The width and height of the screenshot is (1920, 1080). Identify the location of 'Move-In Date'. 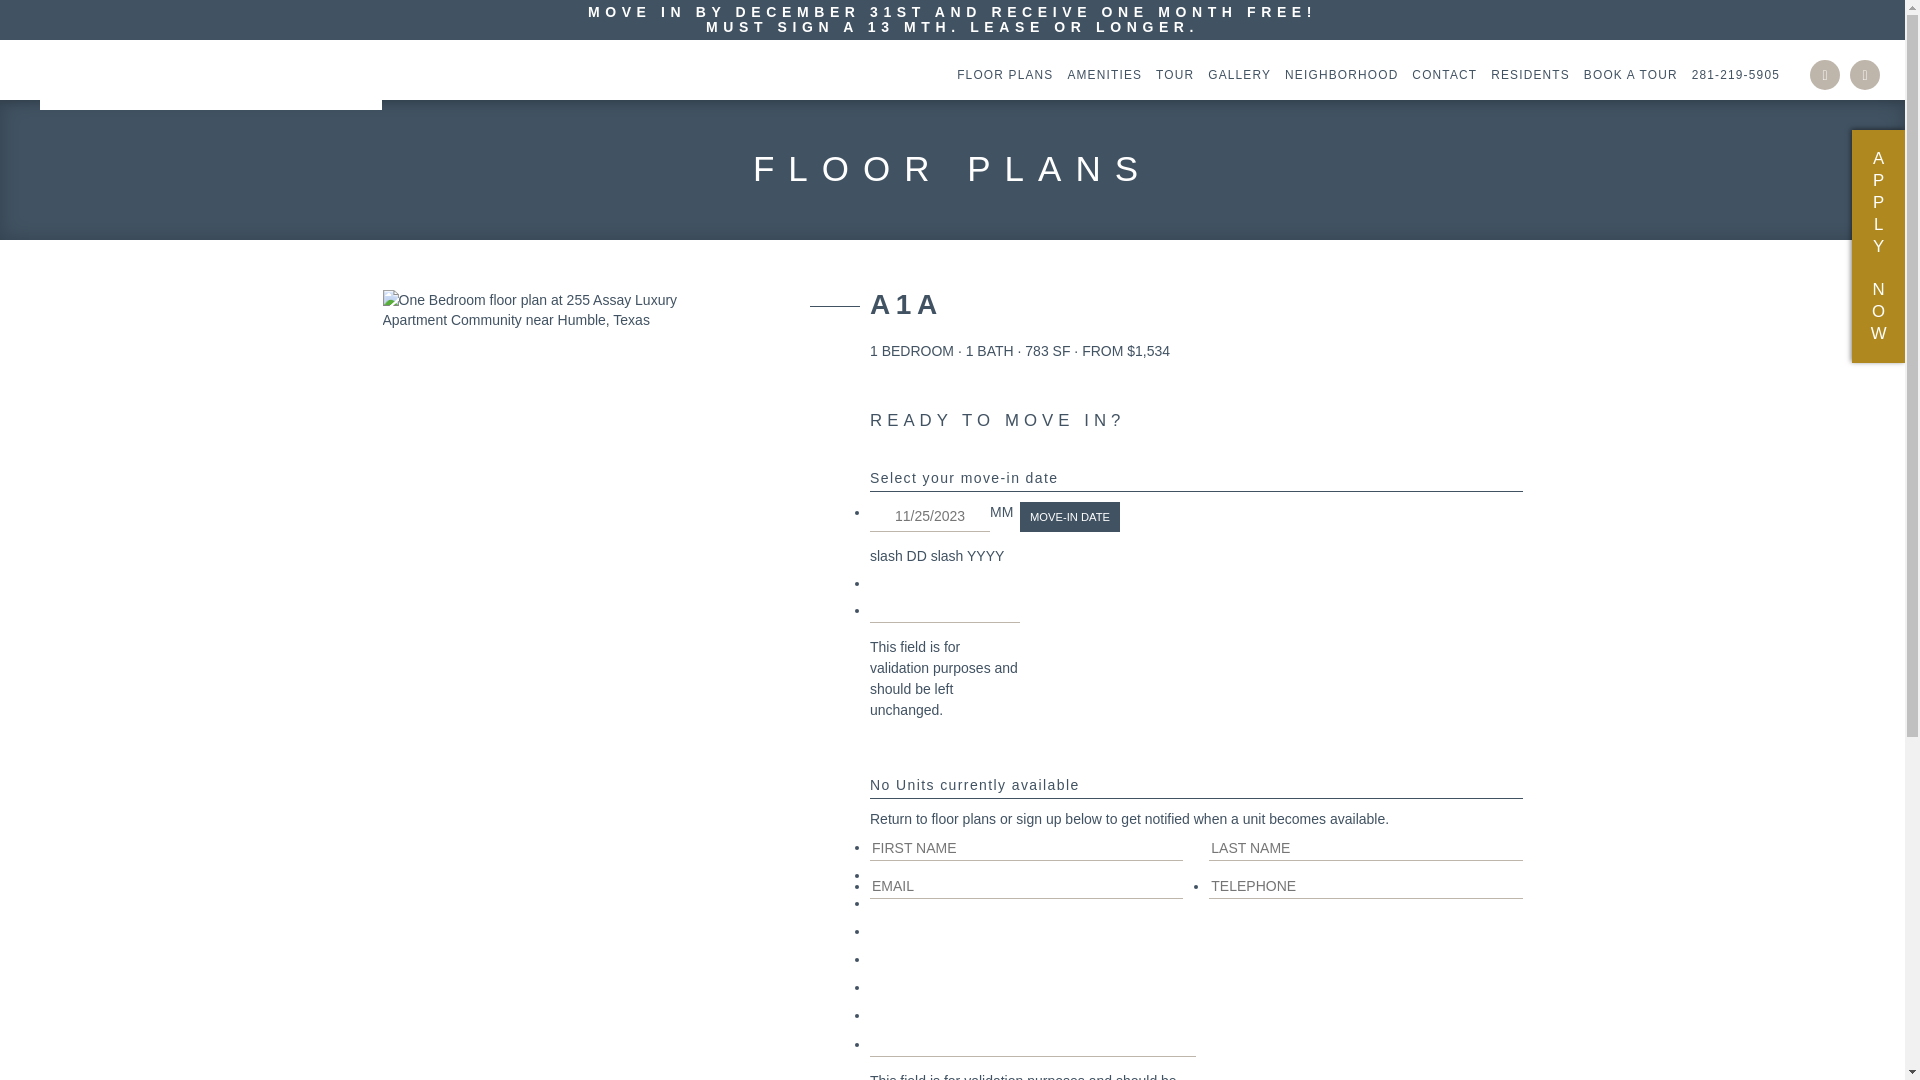
(1019, 515).